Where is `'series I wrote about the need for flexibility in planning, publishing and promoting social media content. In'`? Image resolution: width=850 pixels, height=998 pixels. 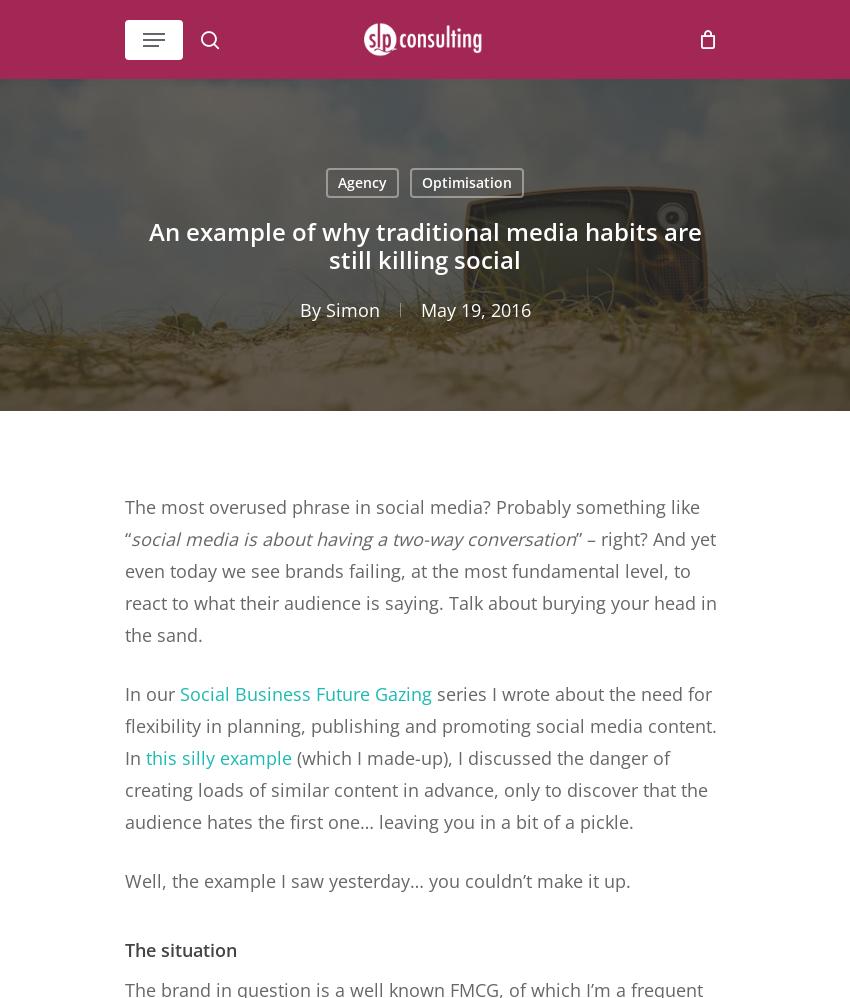
'series I wrote about the need for flexibility in planning, publishing and promoting social media content. In' is located at coordinates (421, 726).